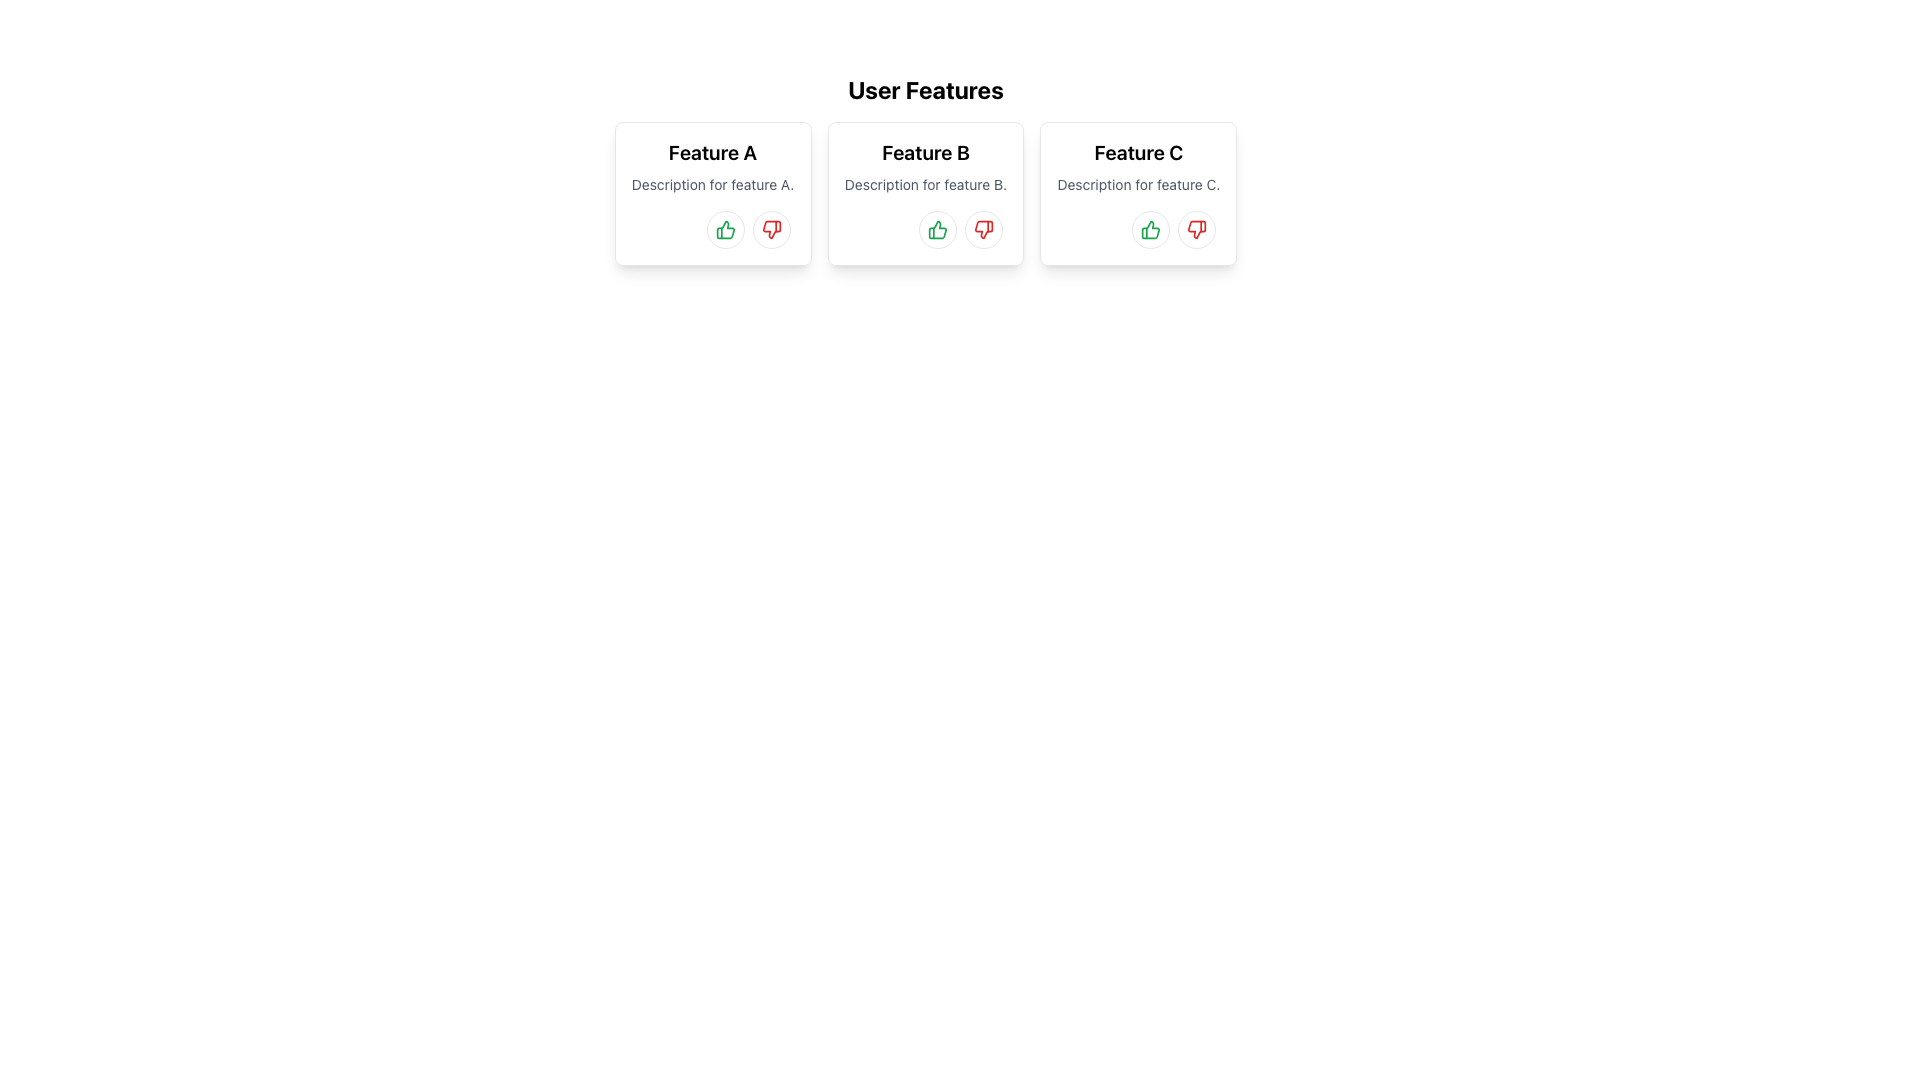 The width and height of the screenshot is (1920, 1080). Describe the element at coordinates (1138, 229) in the screenshot. I see `the green thumbs-up icon button located in the footer area of the 'Feature C' panel to approve` at that location.